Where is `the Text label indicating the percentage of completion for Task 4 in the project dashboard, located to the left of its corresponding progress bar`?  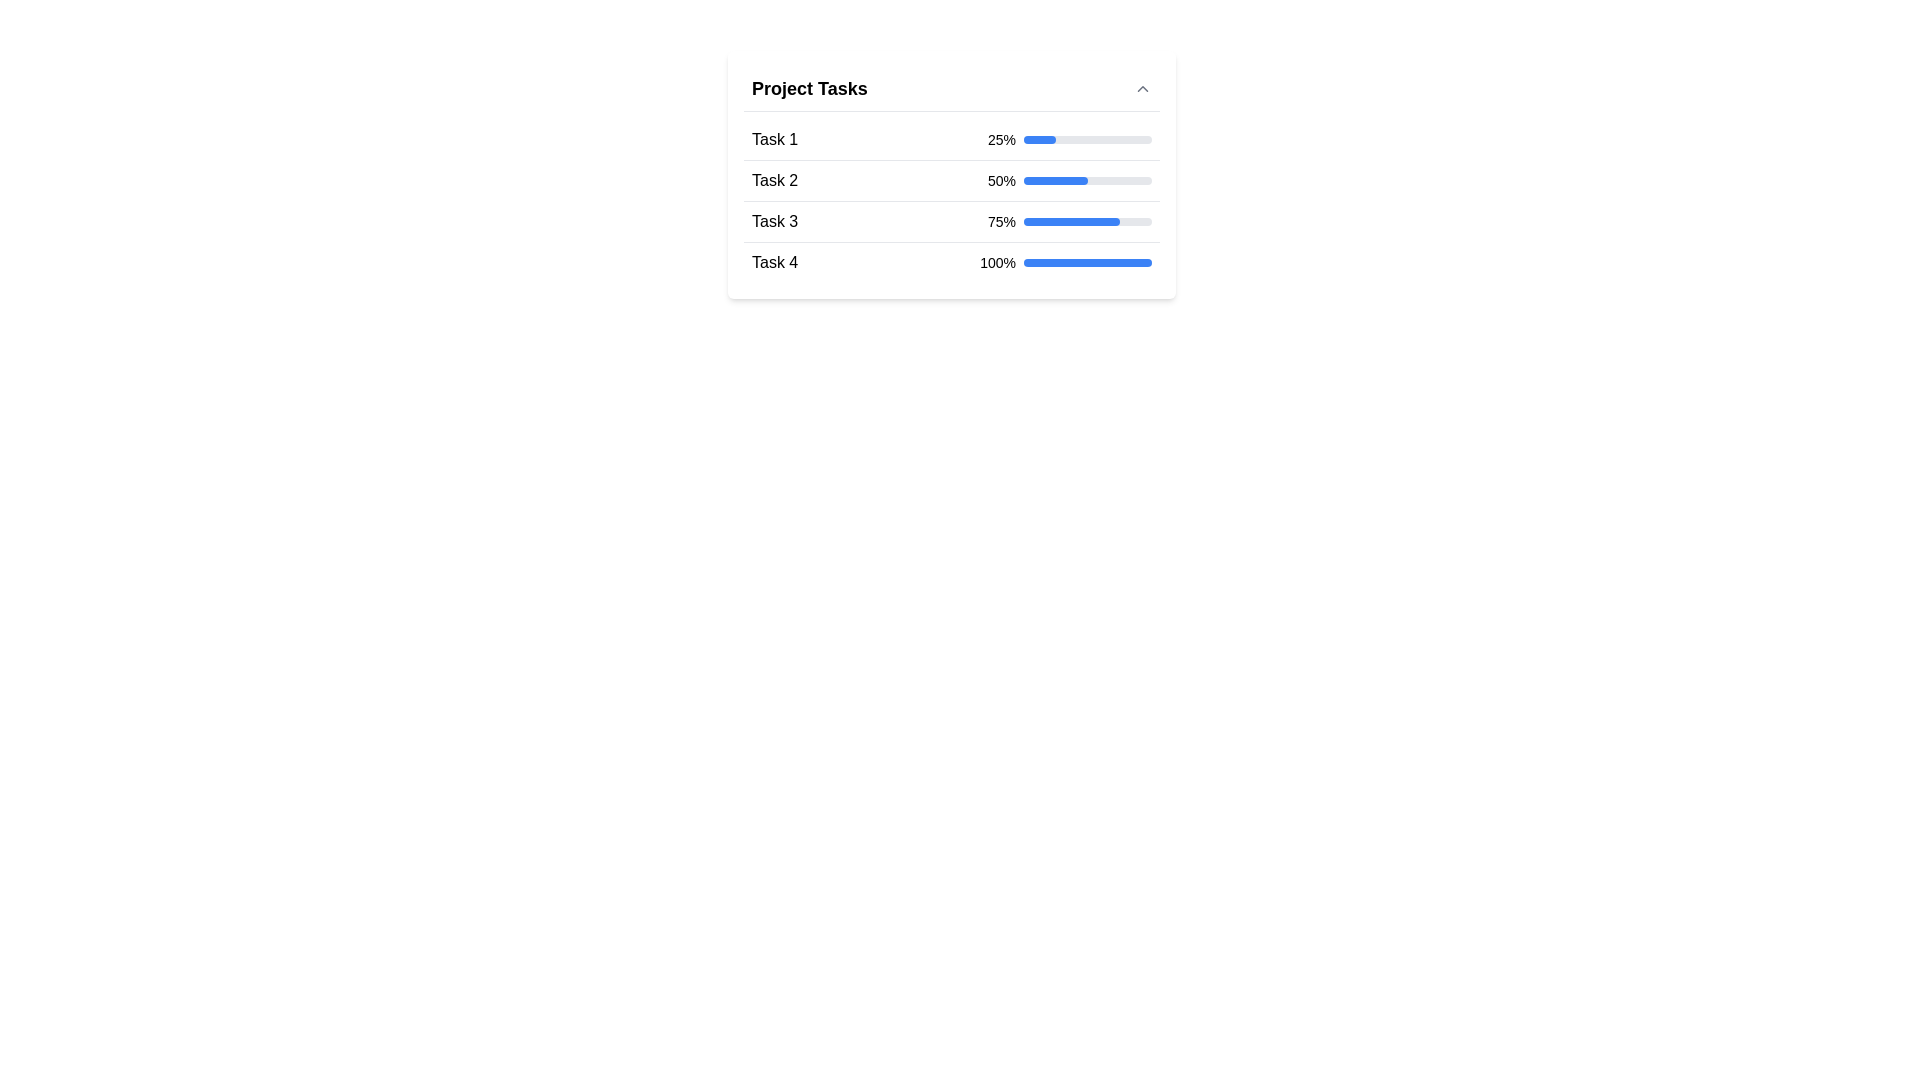 the Text label indicating the percentage of completion for Task 4 in the project dashboard, located to the left of its corresponding progress bar is located at coordinates (998, 261).